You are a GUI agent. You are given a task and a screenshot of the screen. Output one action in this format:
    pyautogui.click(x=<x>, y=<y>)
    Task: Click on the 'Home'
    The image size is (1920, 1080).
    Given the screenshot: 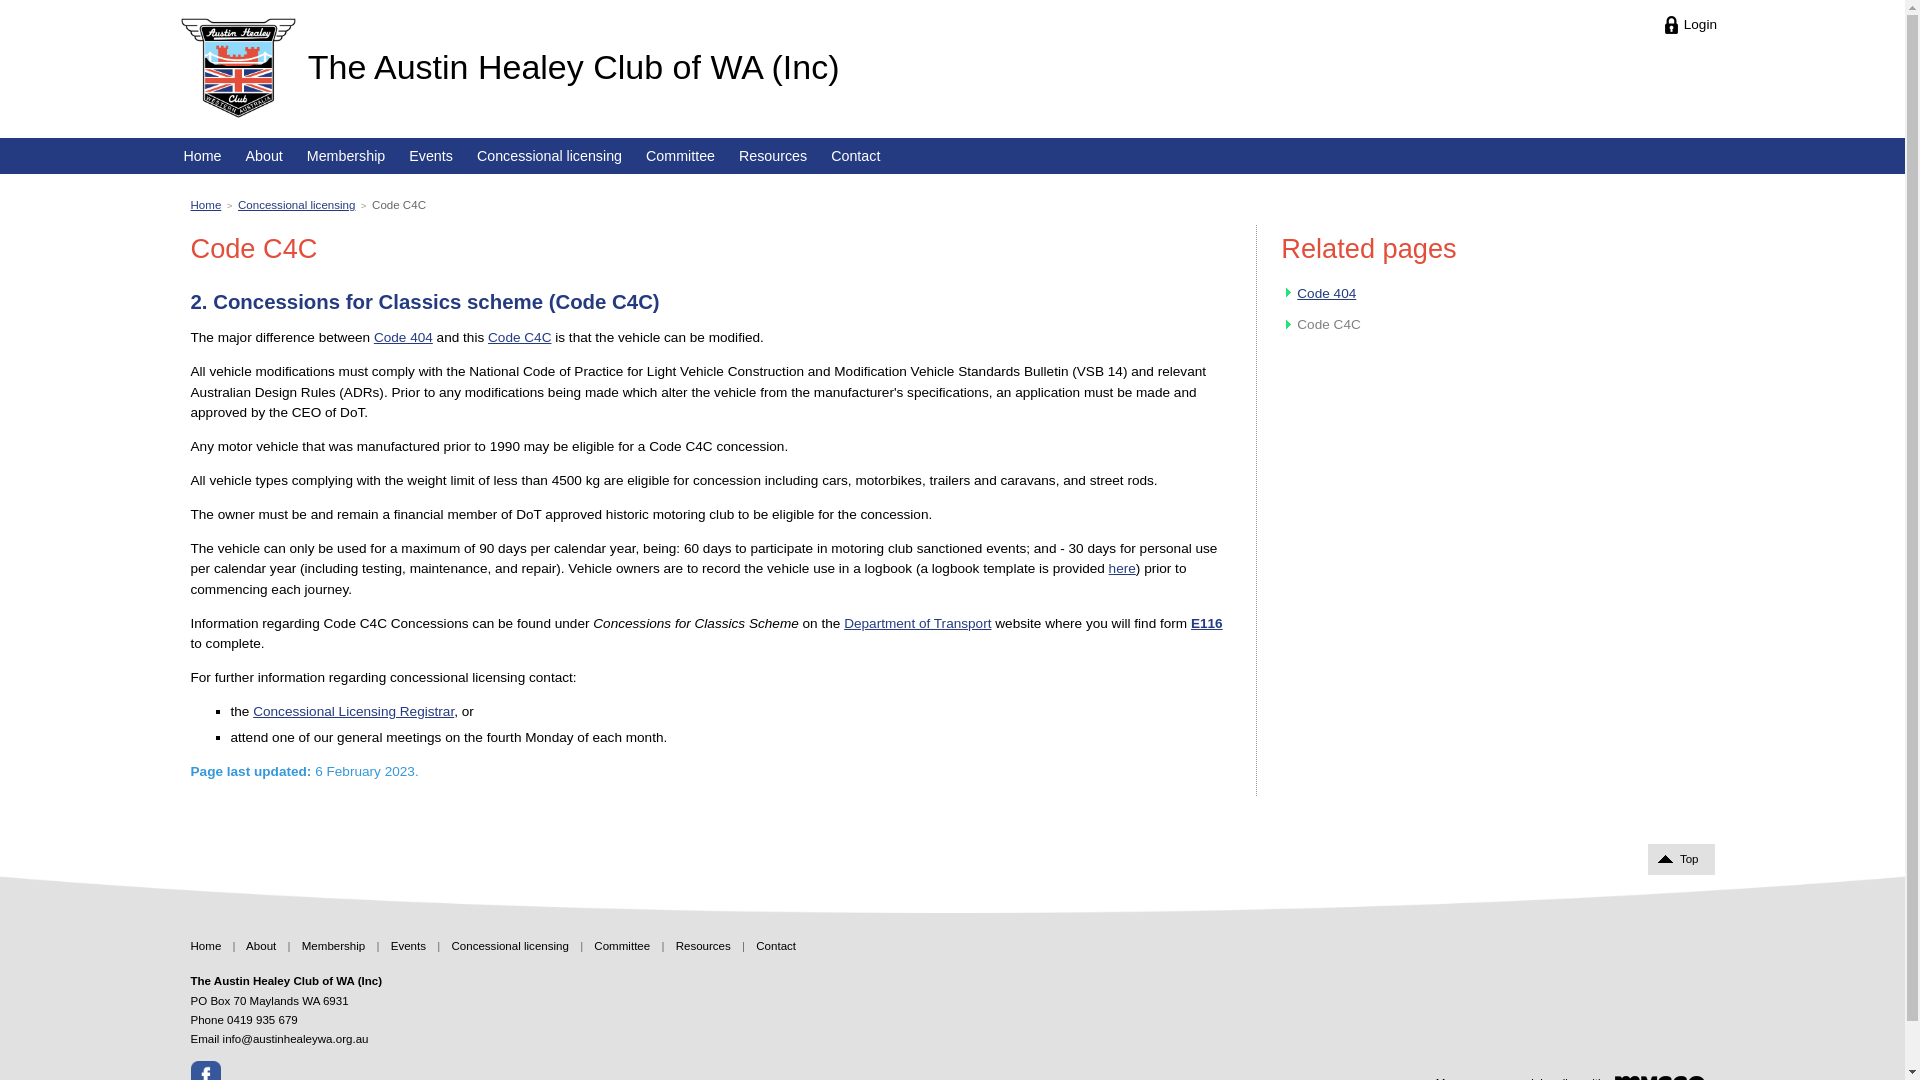 What is the action you would take?
    pyautogui.click(x=171, y=154)
    